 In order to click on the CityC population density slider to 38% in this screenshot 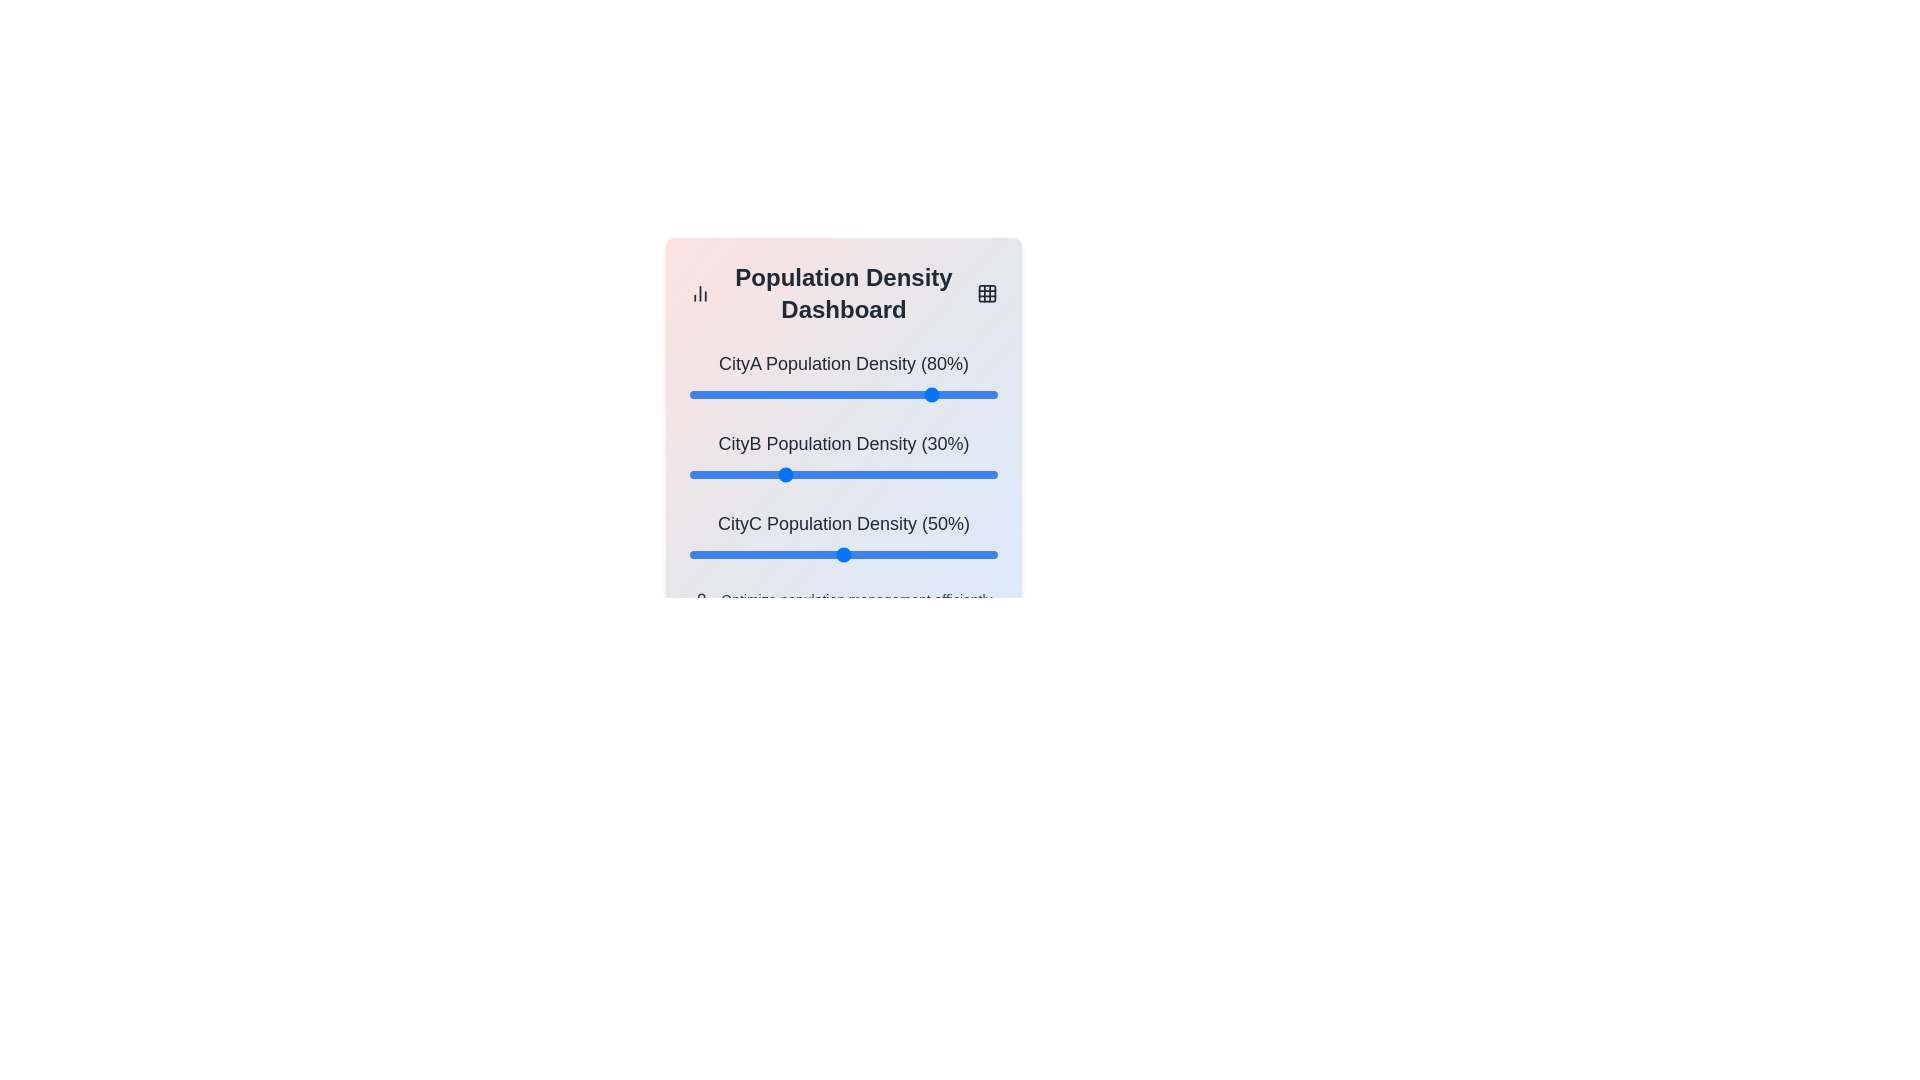, I will do `click(806, 555)`.